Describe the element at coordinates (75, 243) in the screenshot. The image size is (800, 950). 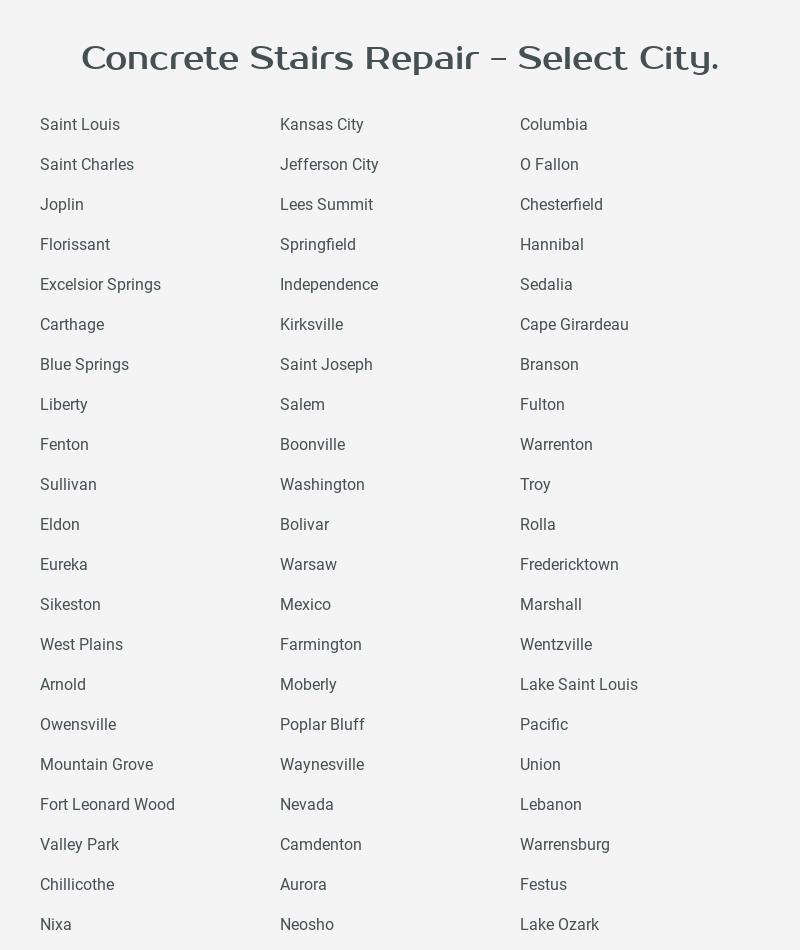
I see `'Florissant'` at that location.